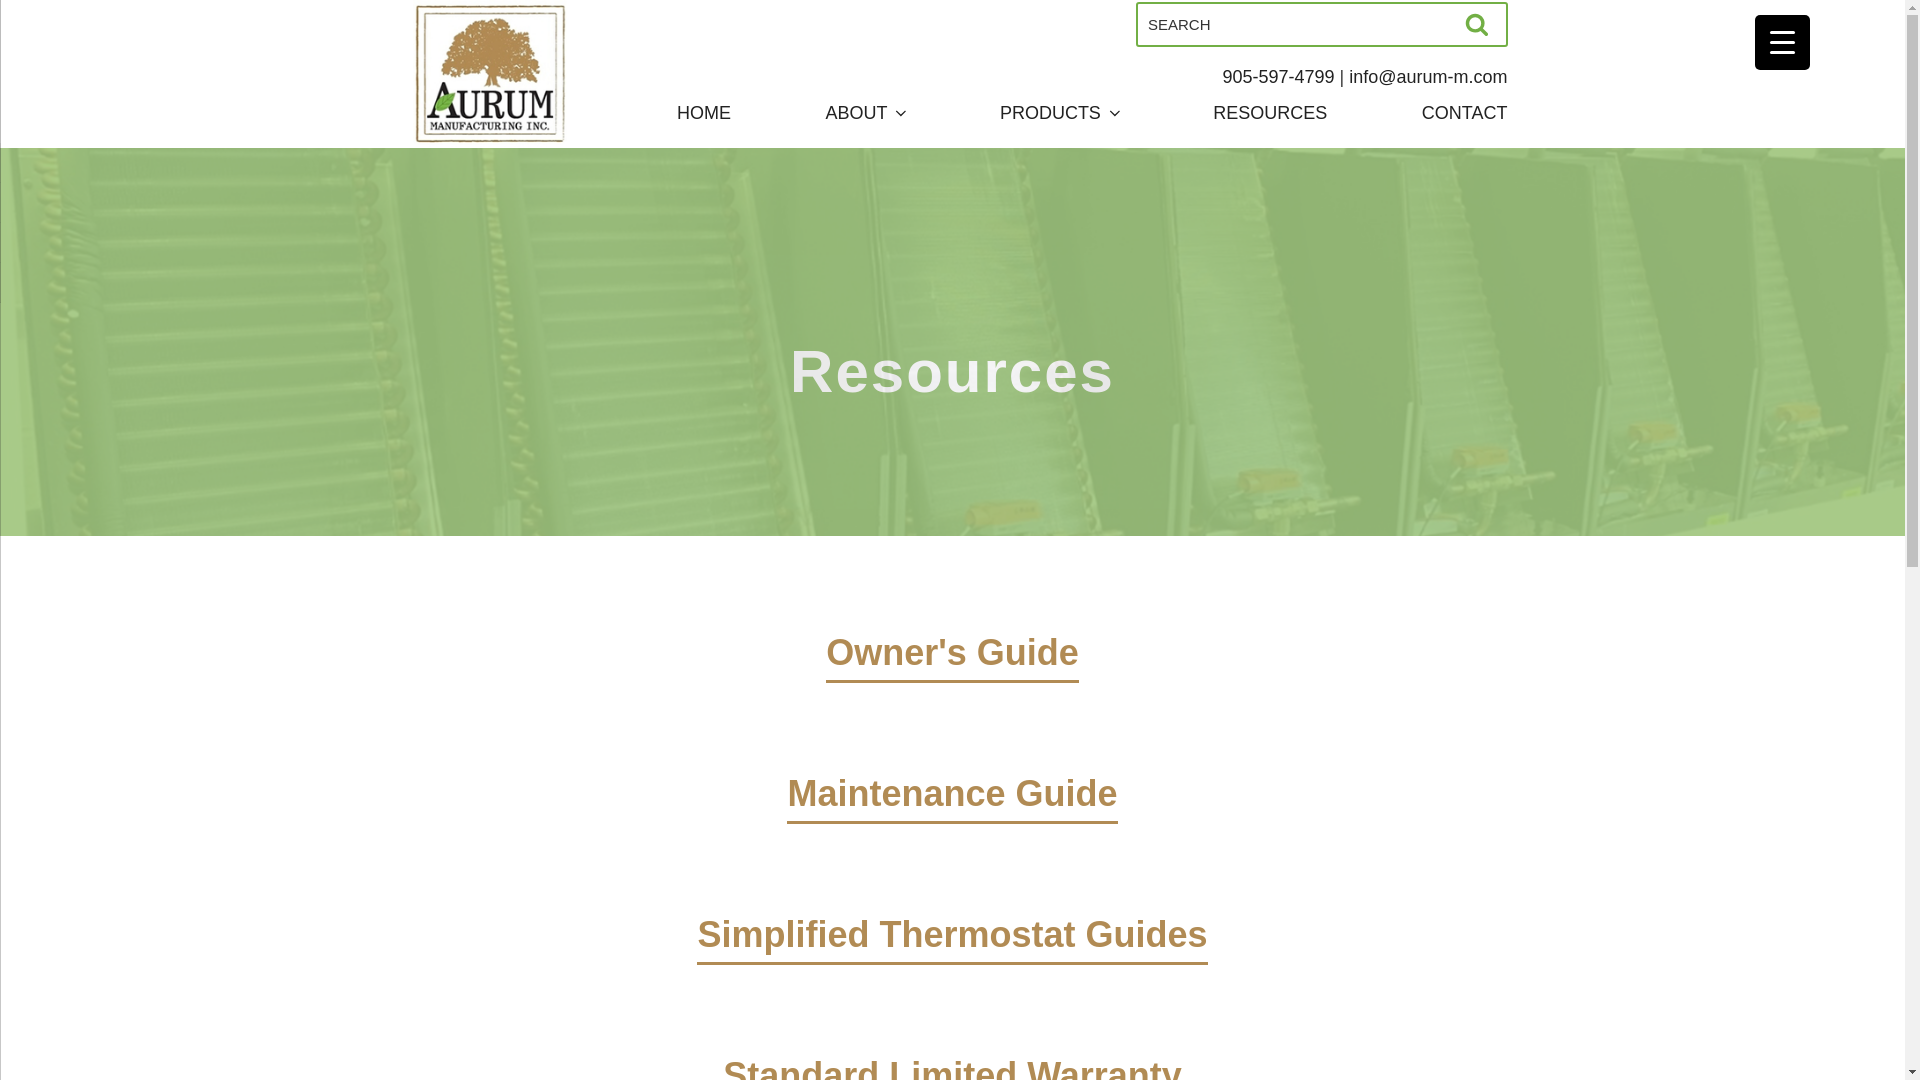 The width and height of the screenshot is (1920, 1080). Describe the element at coordinates (864, 113) in the screenshot. I see `'ABOUT'` at that location.